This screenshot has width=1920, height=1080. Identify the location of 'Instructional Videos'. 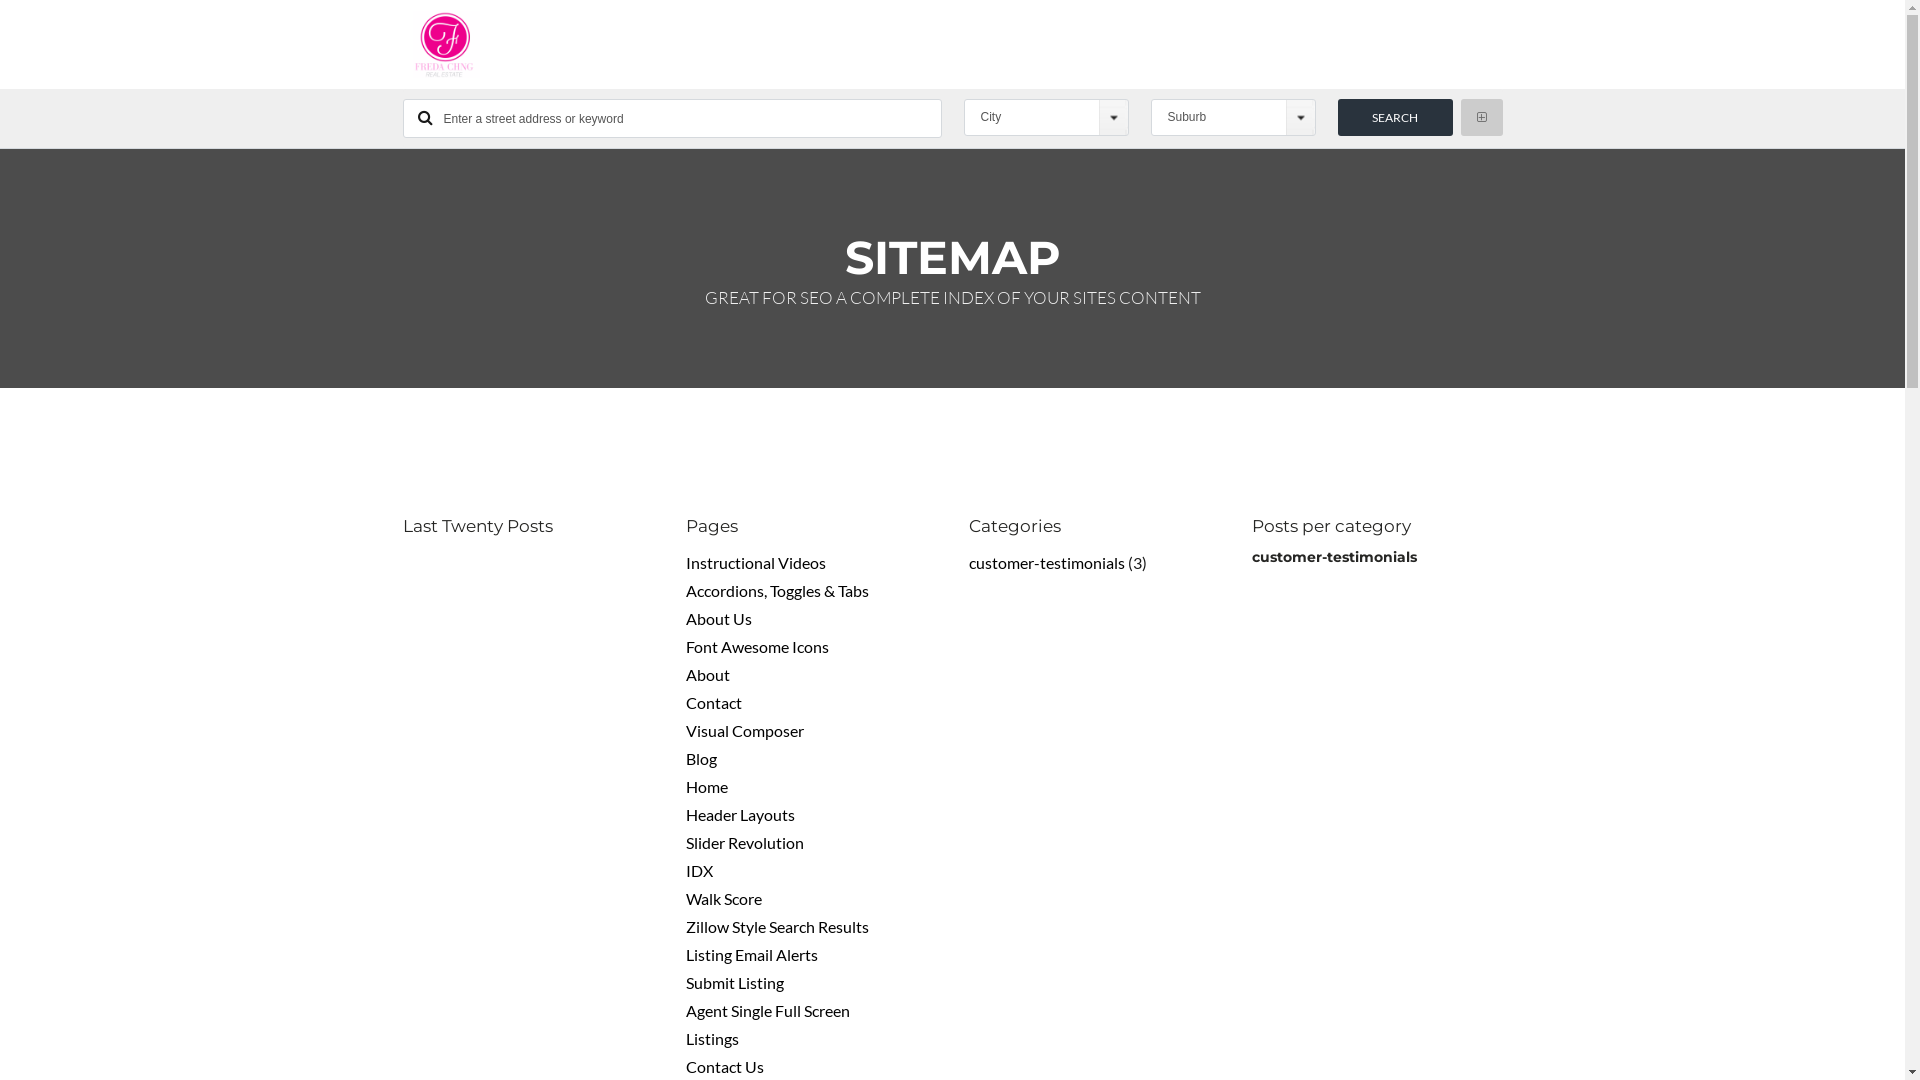
(755, 562).